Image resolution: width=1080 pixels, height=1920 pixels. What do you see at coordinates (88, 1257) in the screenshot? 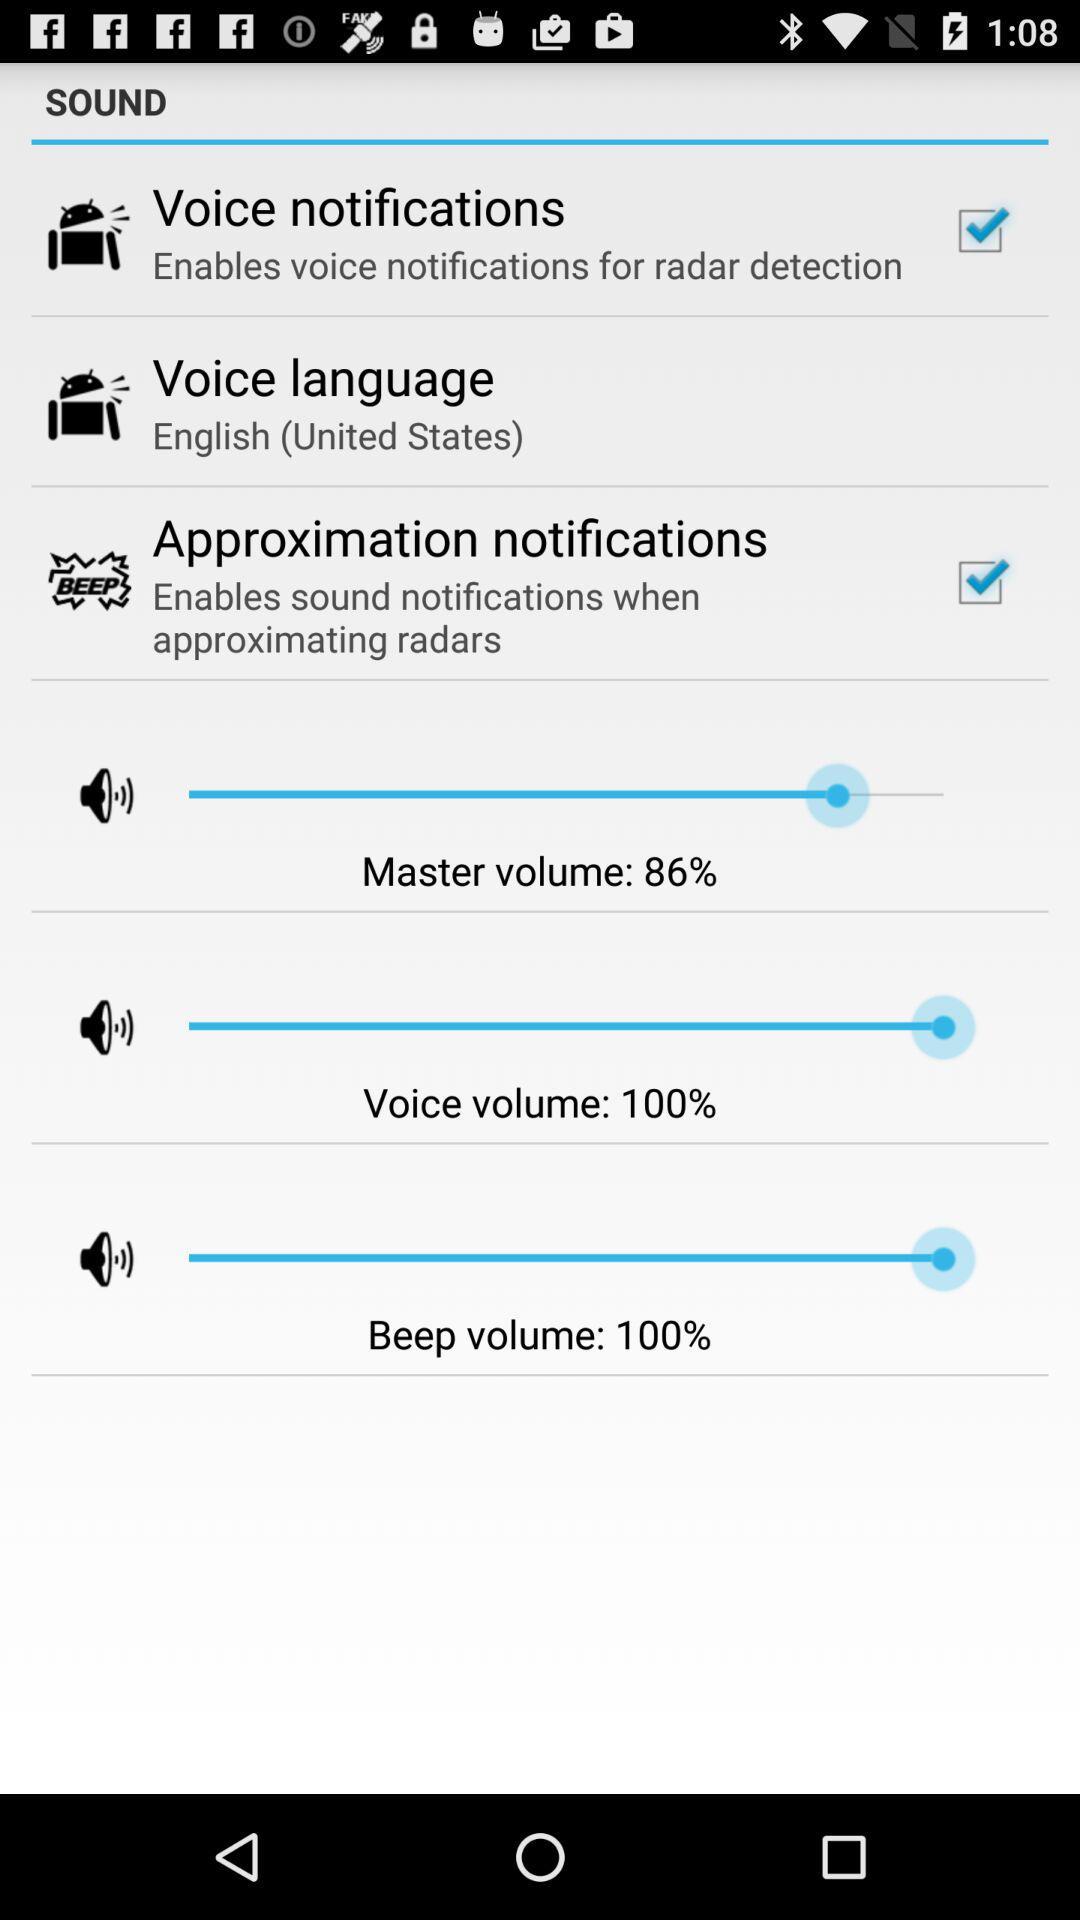
I see `the third volume symbol` at bounding box center [88, 1257].